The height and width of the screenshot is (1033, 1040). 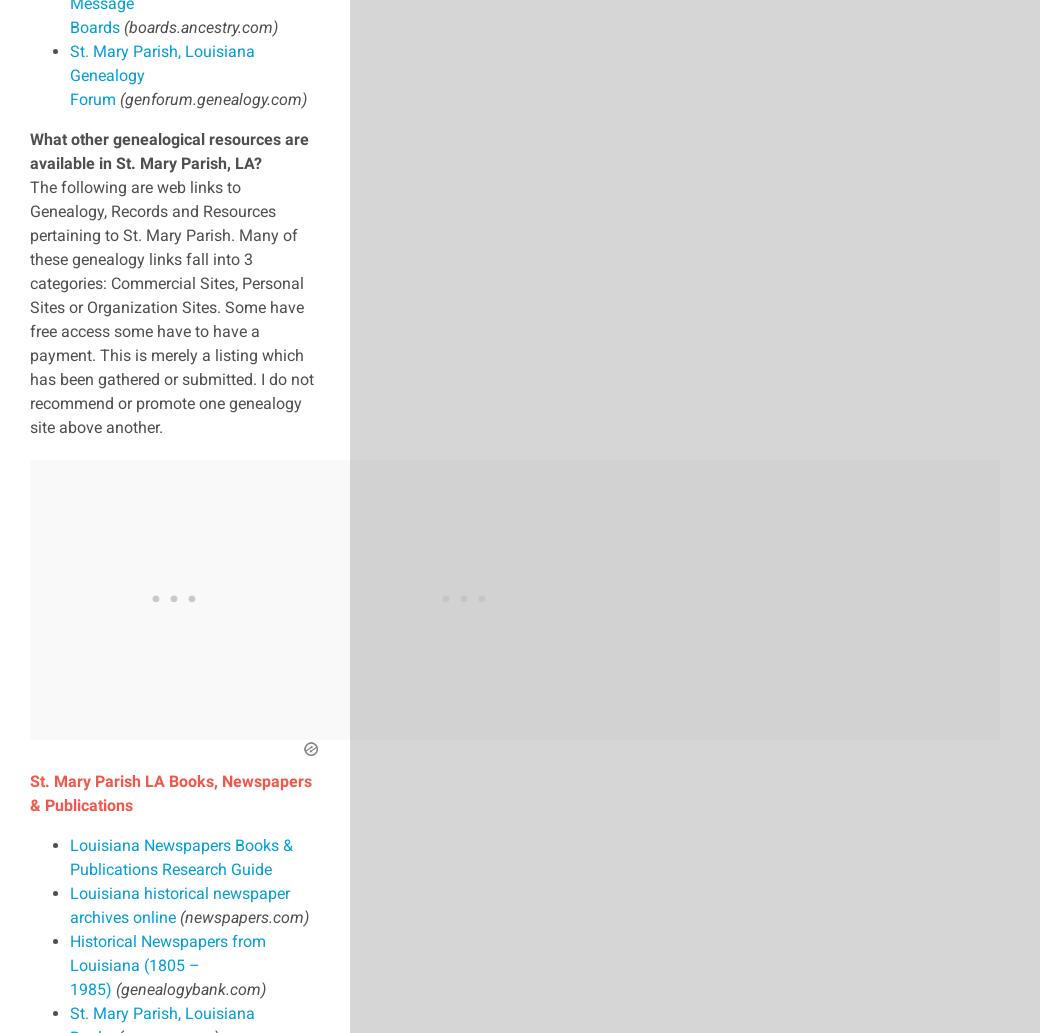 I want to click on '(genforum.genealogy.com)', so click(x=213, y=98).